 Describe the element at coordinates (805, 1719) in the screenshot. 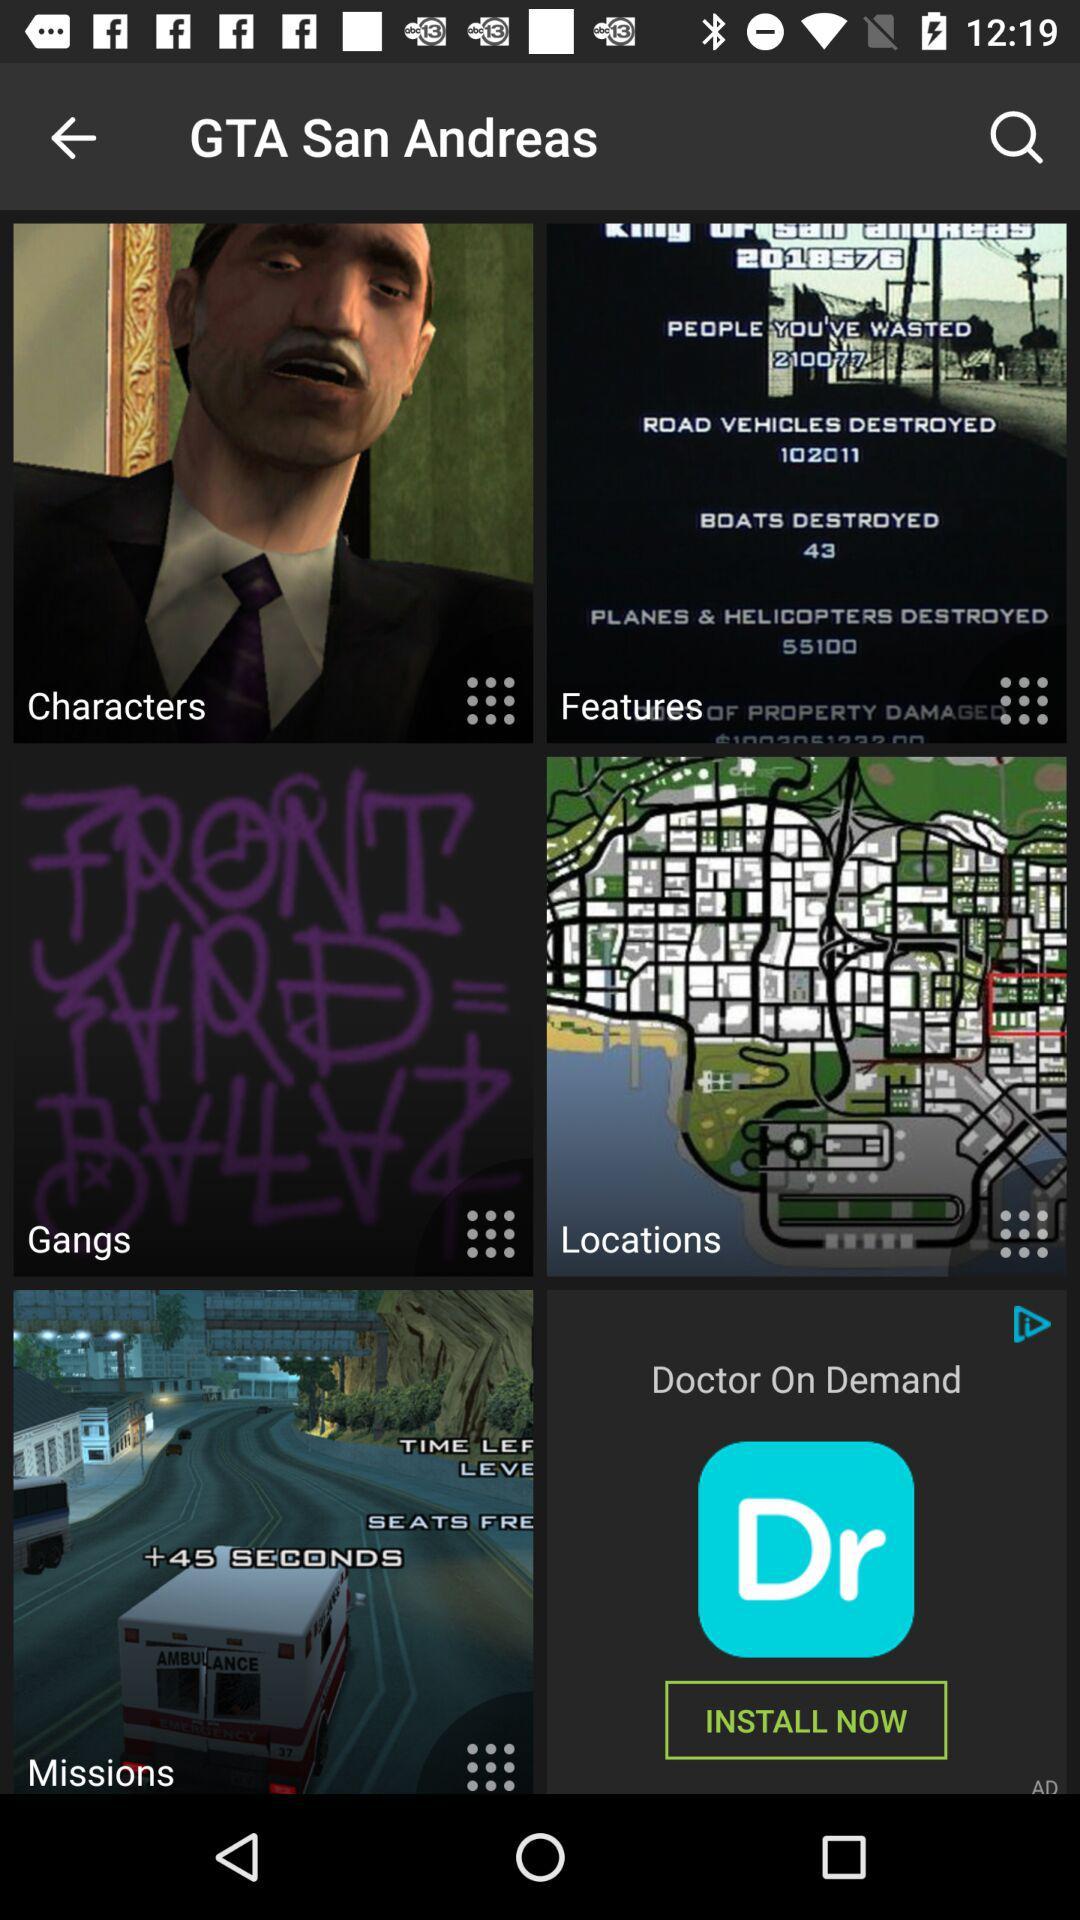

I see `the item next to ad icon` at that location.